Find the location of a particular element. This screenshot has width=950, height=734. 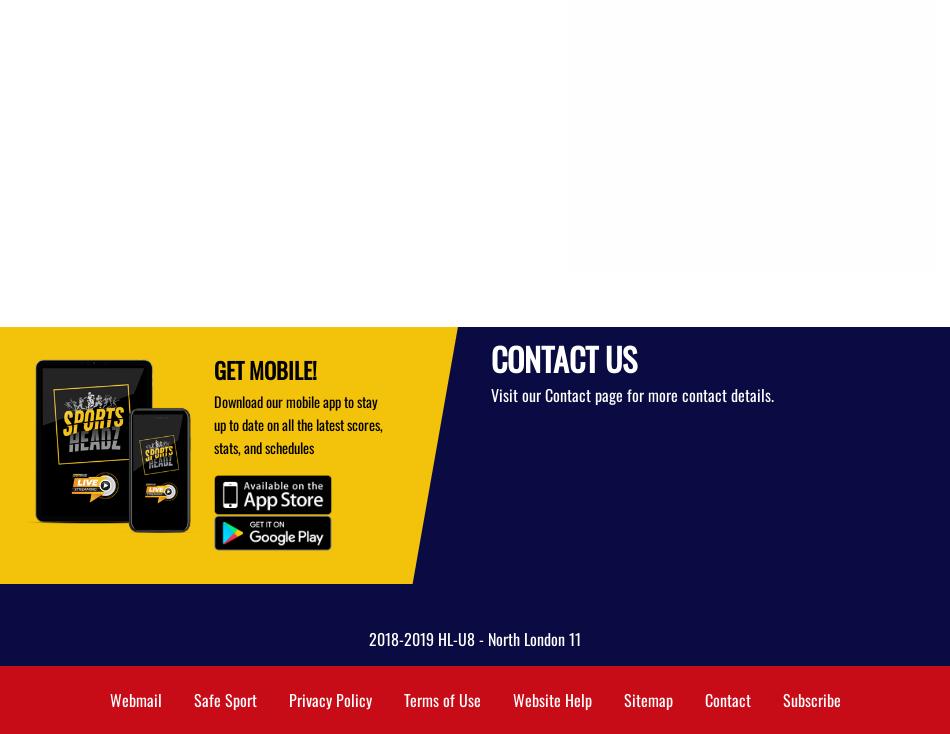

'Sitemap' is located at coordinates (647, 700).